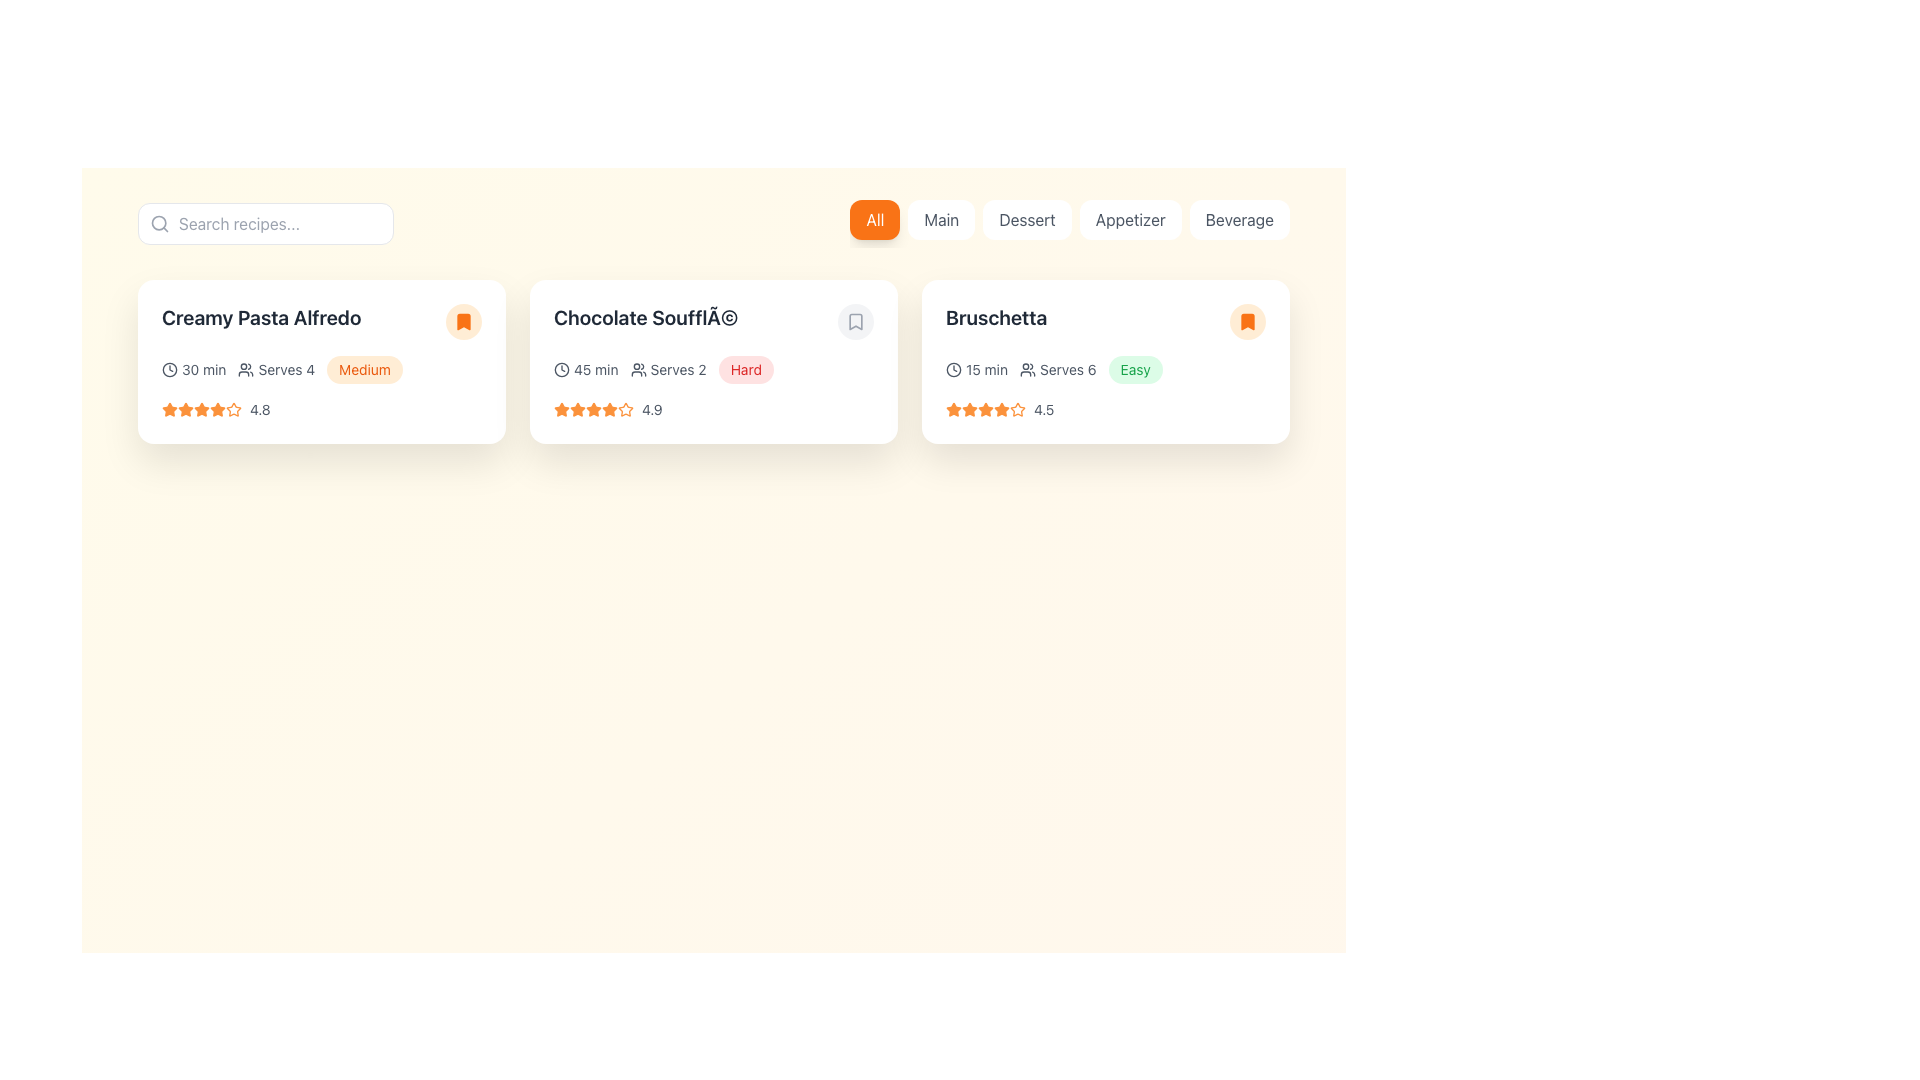  Describe the element at coordinates (321, 408) in the screenshot. I see `the rating indicator consisting of stars and a numeric score for the recipe 'Creamy Pasta Alfredo'` at that location.